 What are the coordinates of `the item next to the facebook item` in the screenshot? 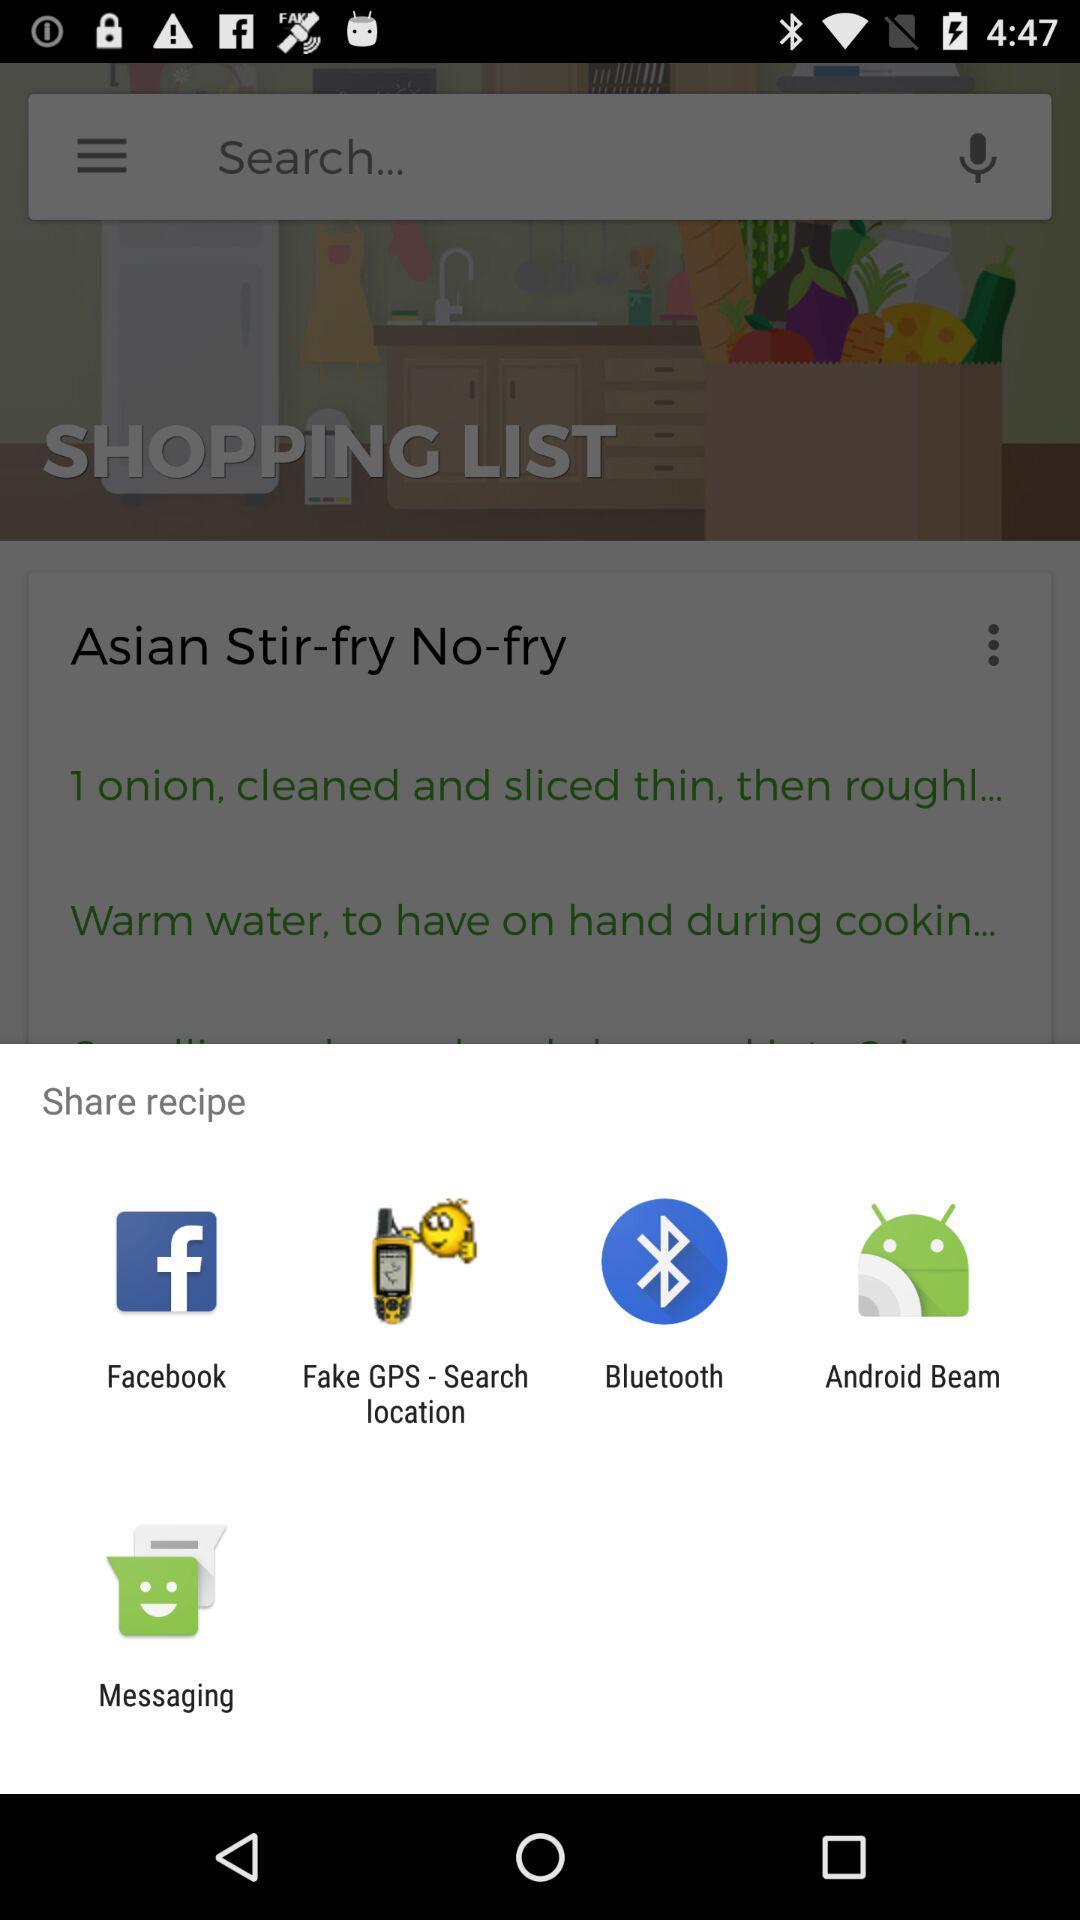 It's located at (414, 1392).